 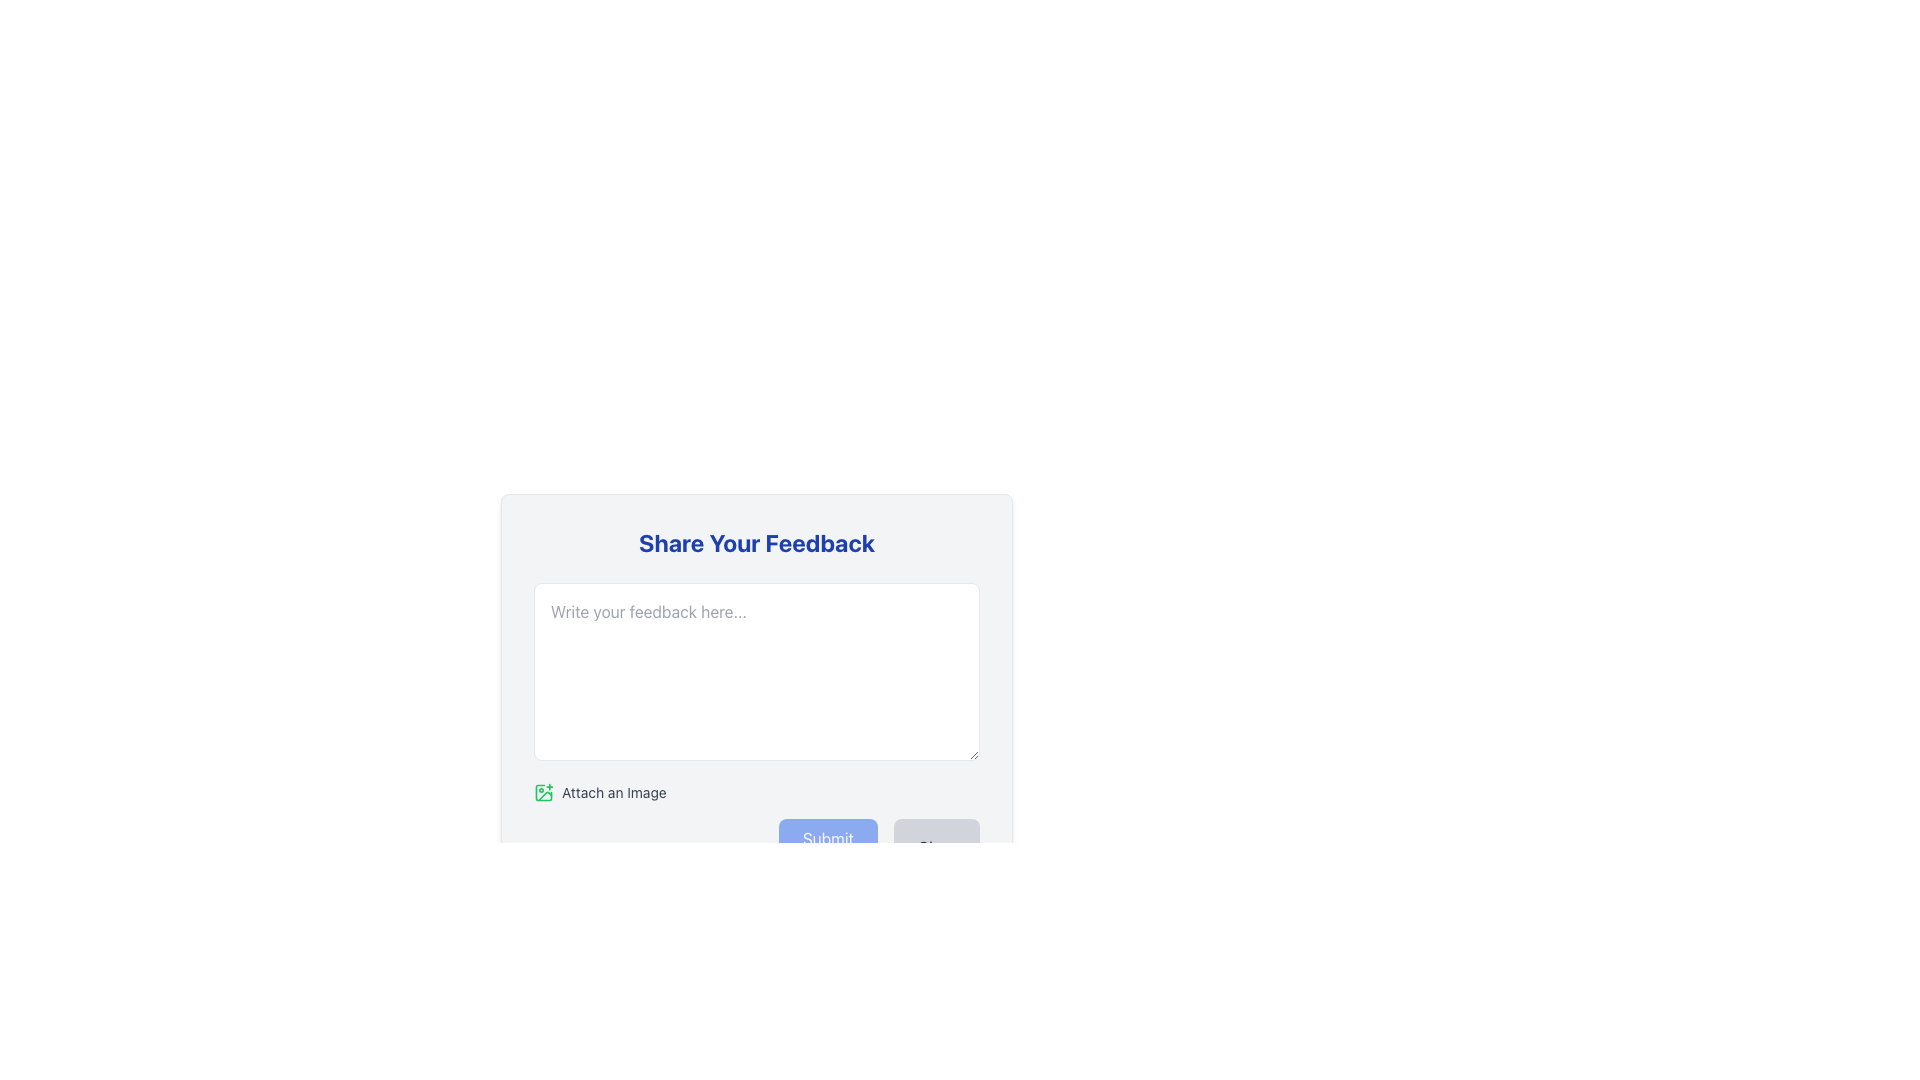 What do you see at coordinates (828, 848) in the screenshot?
I see `the blue 'Submit' button with rounded corners that contains white text and a paper plane icon` at bounding box center [828, 848].